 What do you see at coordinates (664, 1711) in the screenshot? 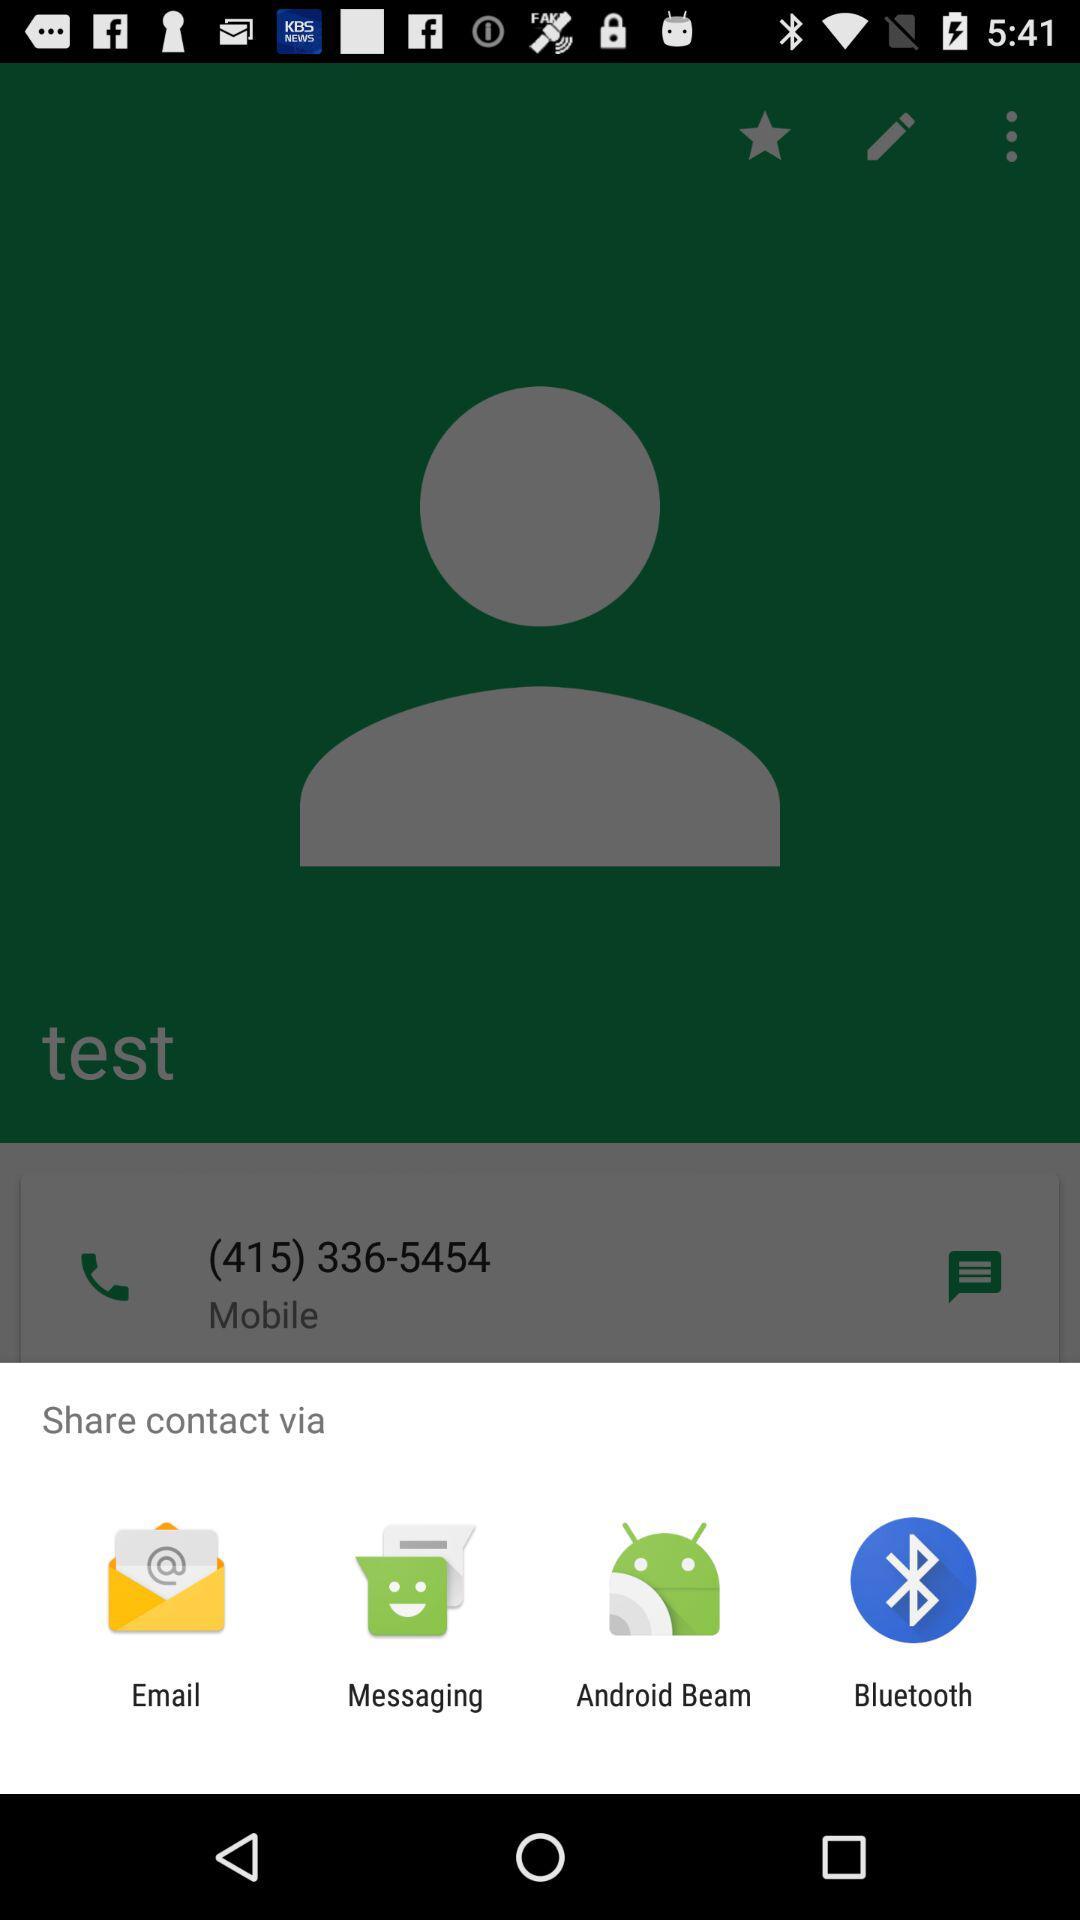
I see `android beam` at bounding box center [664, 1711].